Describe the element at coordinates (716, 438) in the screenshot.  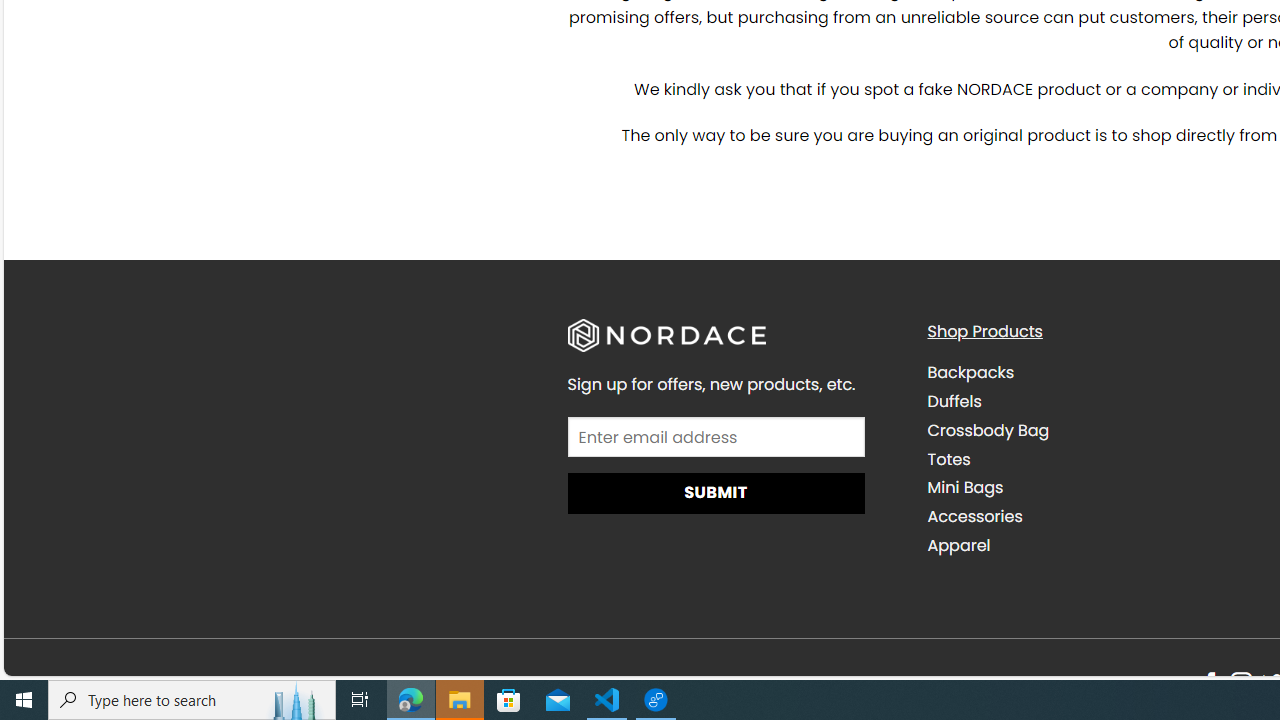
I see `'AutomationID: field_4_1'` at that location.